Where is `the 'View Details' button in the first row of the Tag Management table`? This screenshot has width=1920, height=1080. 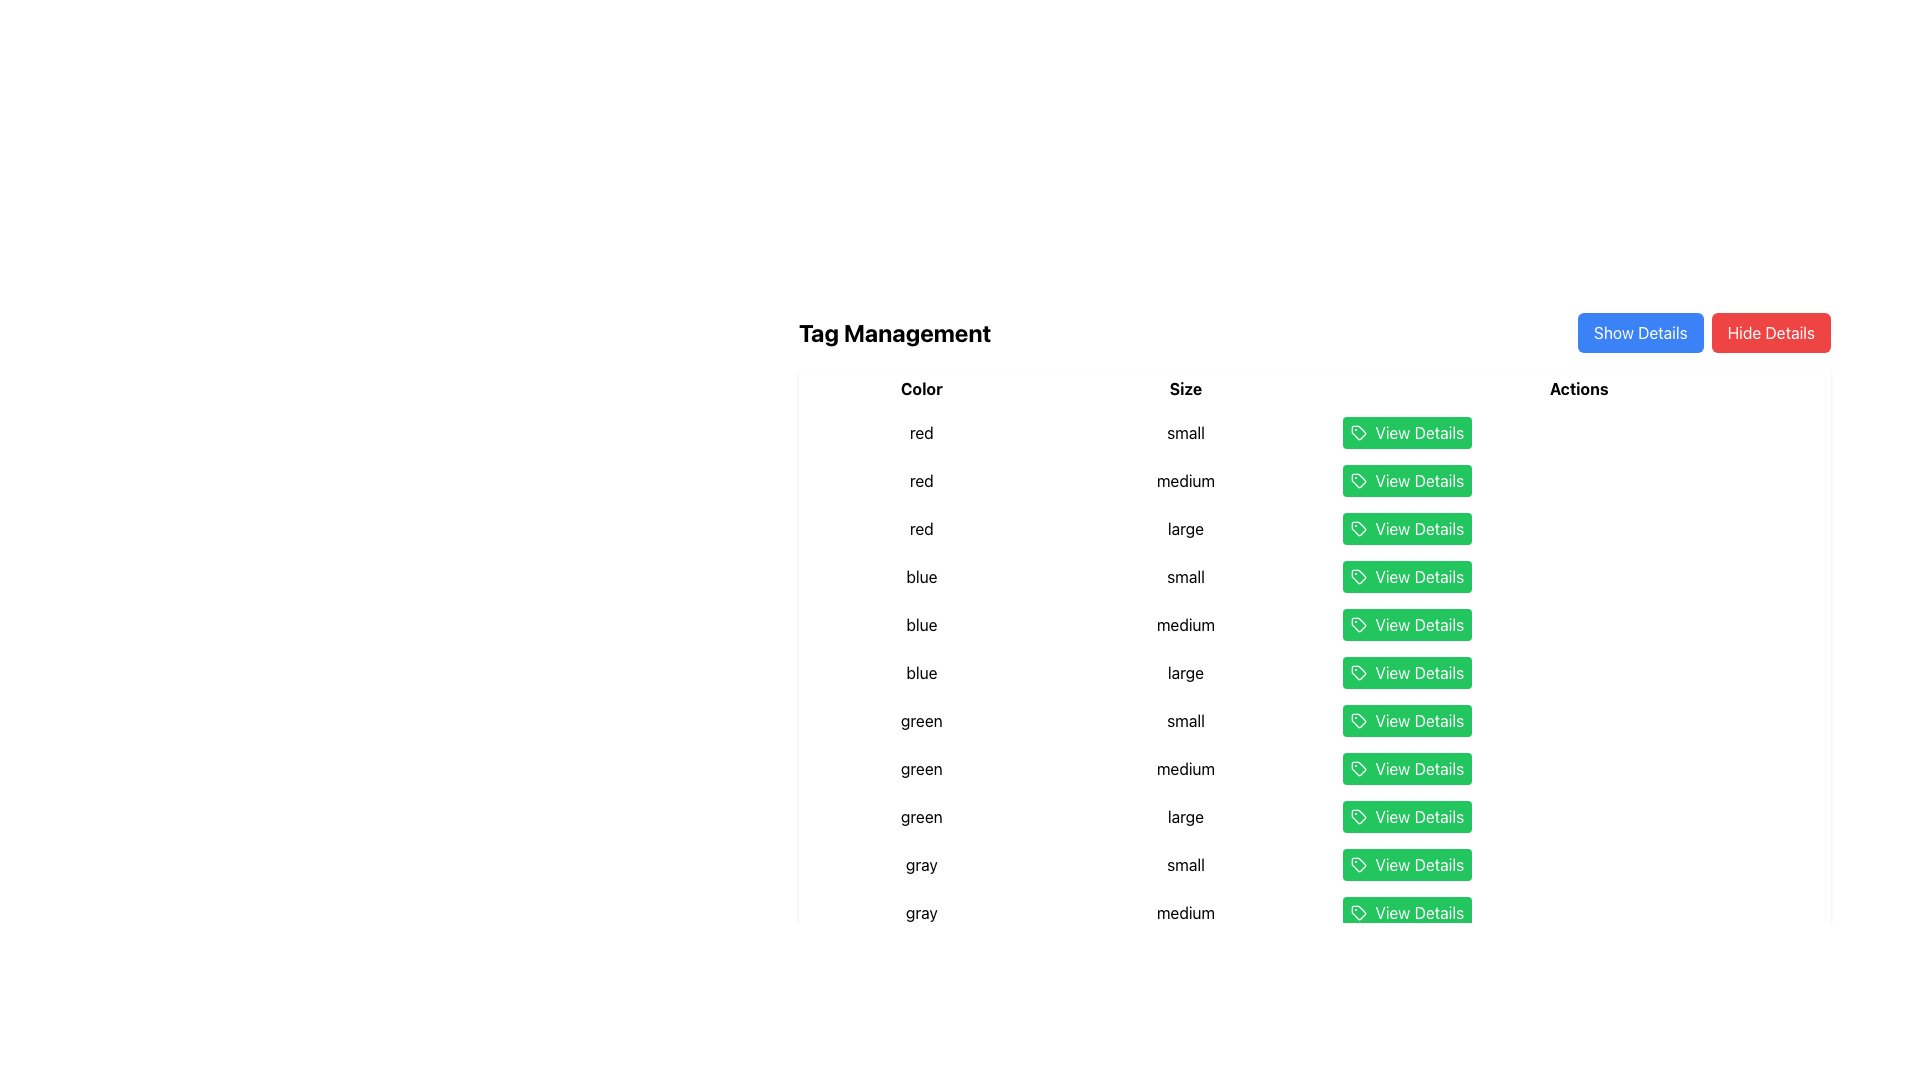 the 'View Details' button in the first row of the Tag Management table is located at coordinates (1315, 431).